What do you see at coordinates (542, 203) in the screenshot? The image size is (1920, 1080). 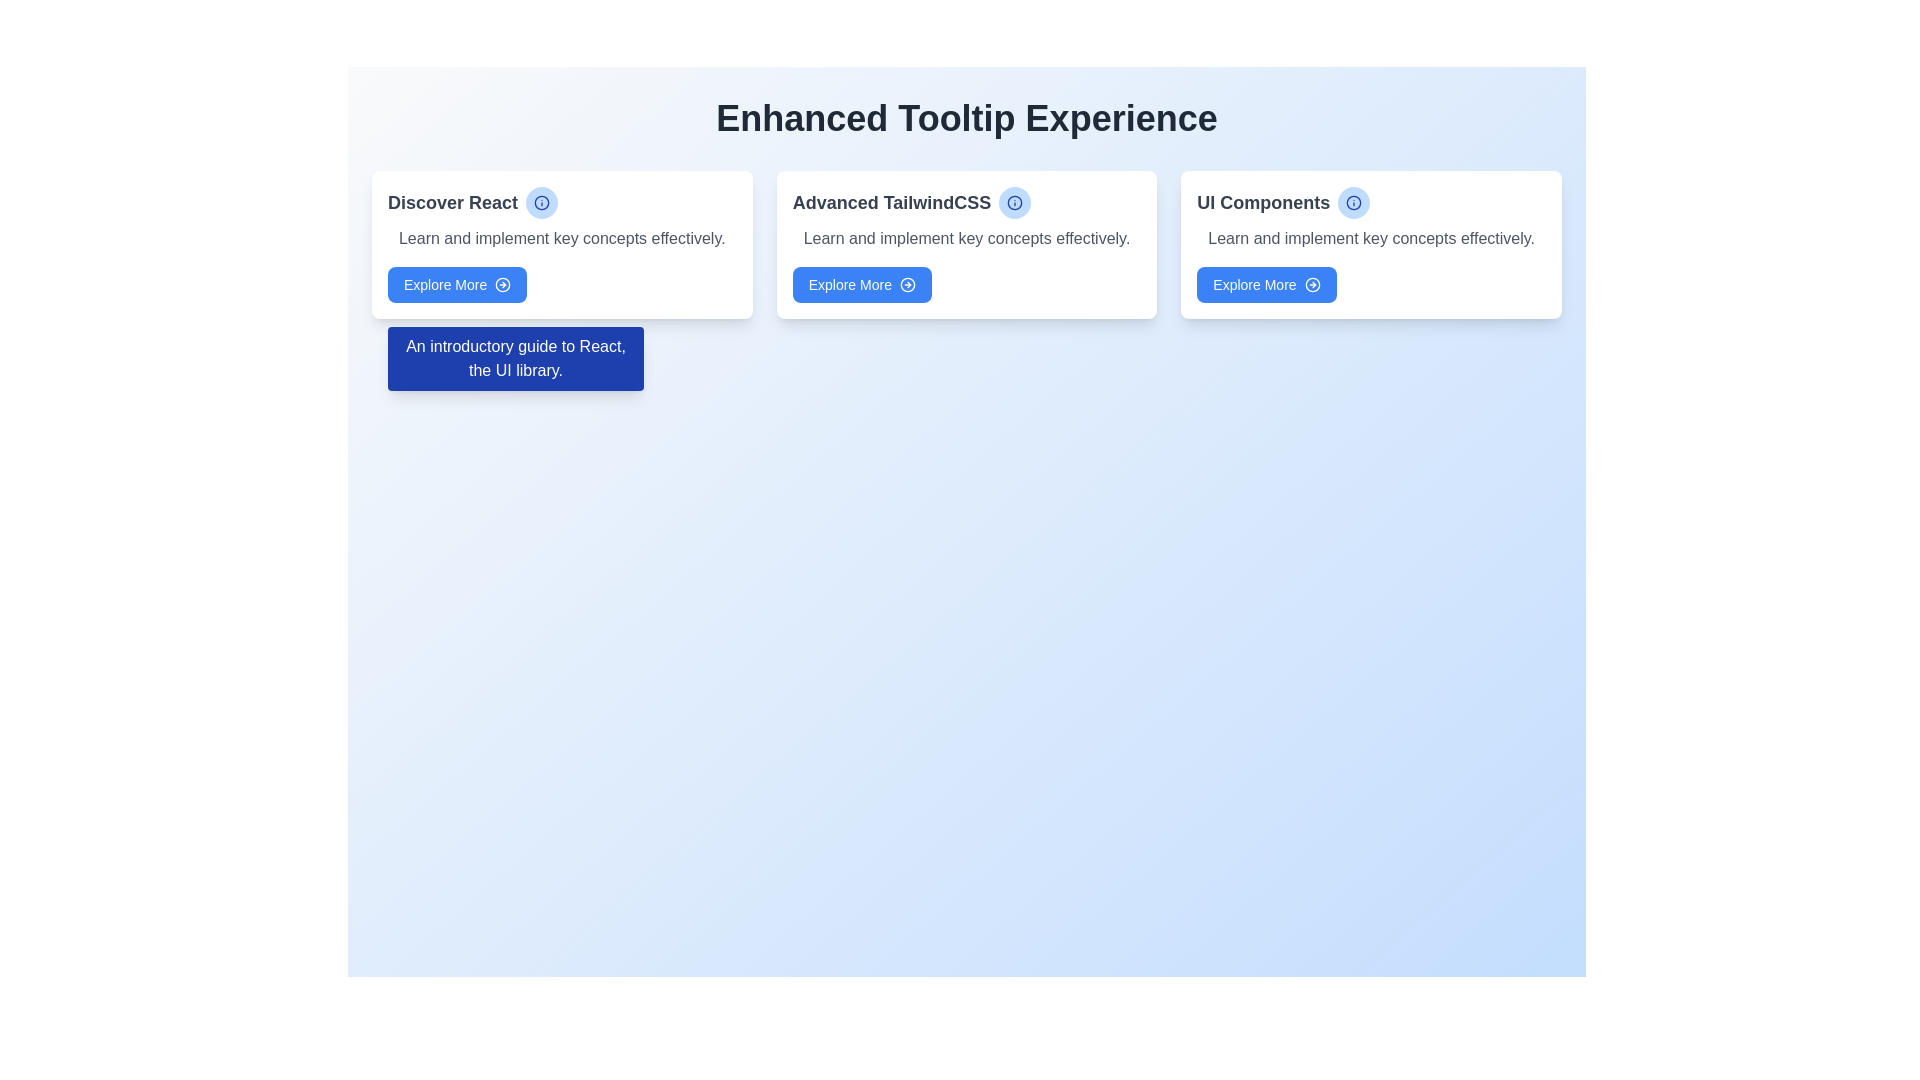 I see `the circular icon with a blue ring and an inner exclamation mark located at the top right corner of the Discover React card` at bounding box center [542, 203].